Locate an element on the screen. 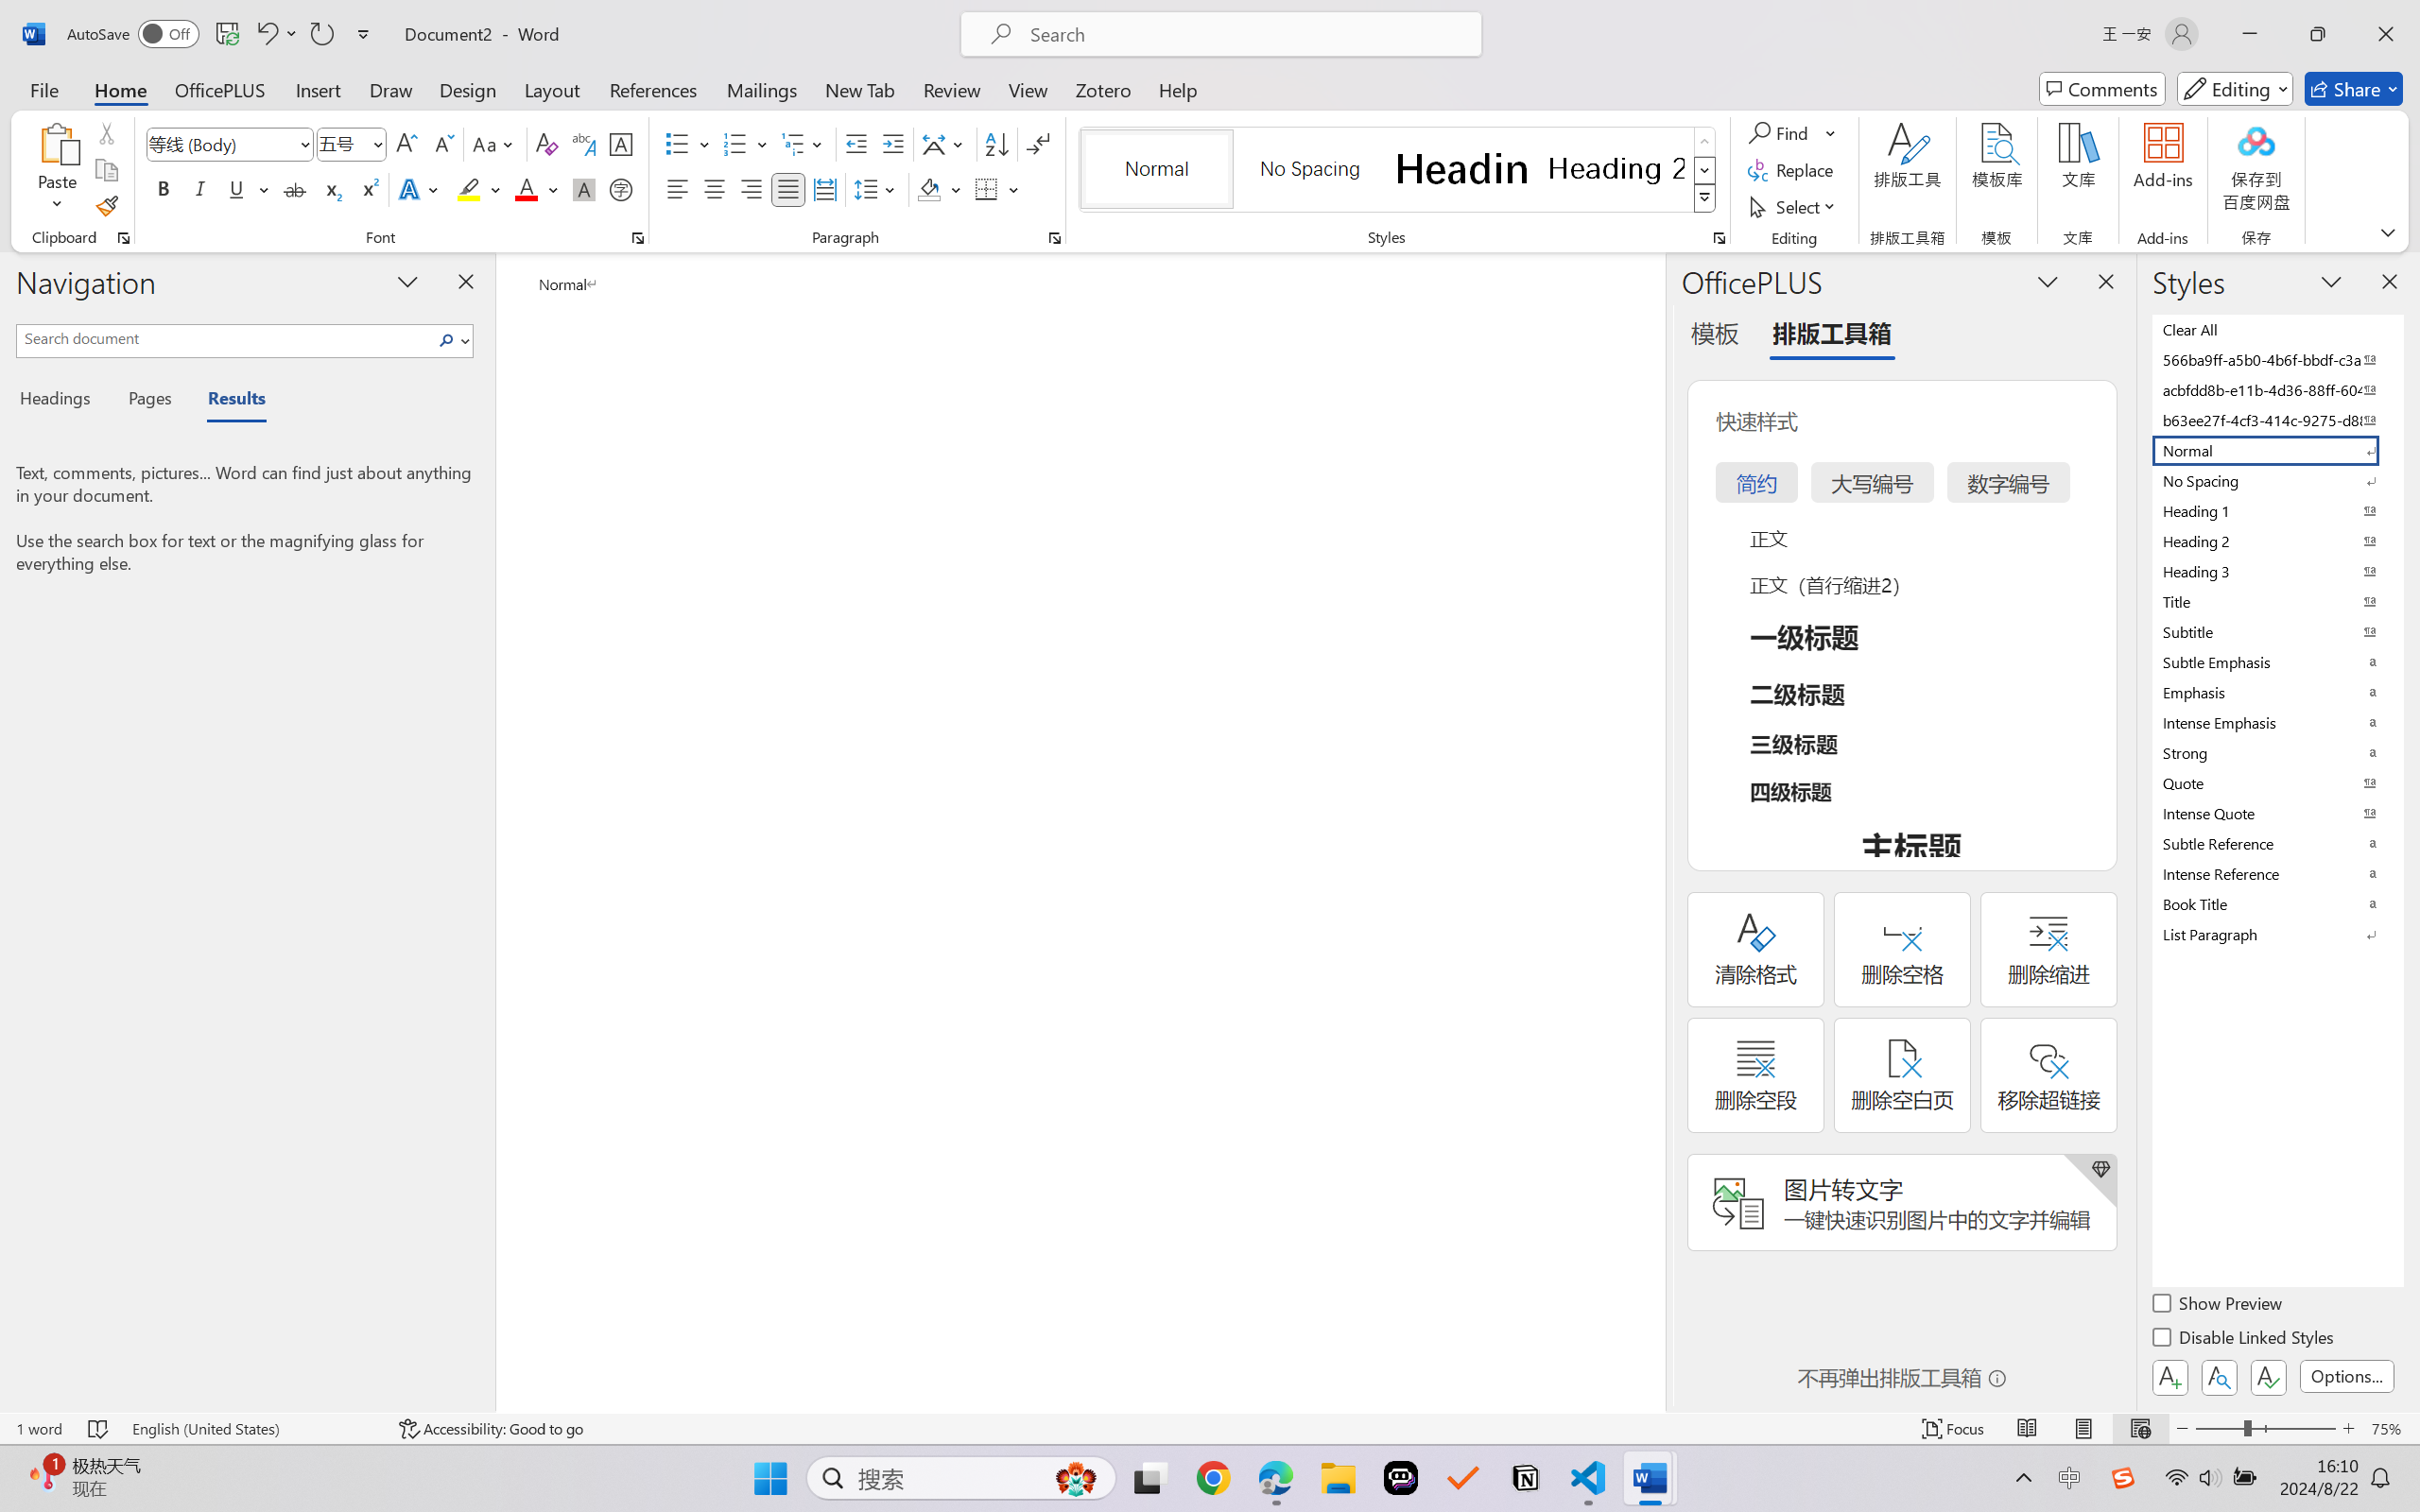  'Print Layout' is located at coordinates (2083, 1428).